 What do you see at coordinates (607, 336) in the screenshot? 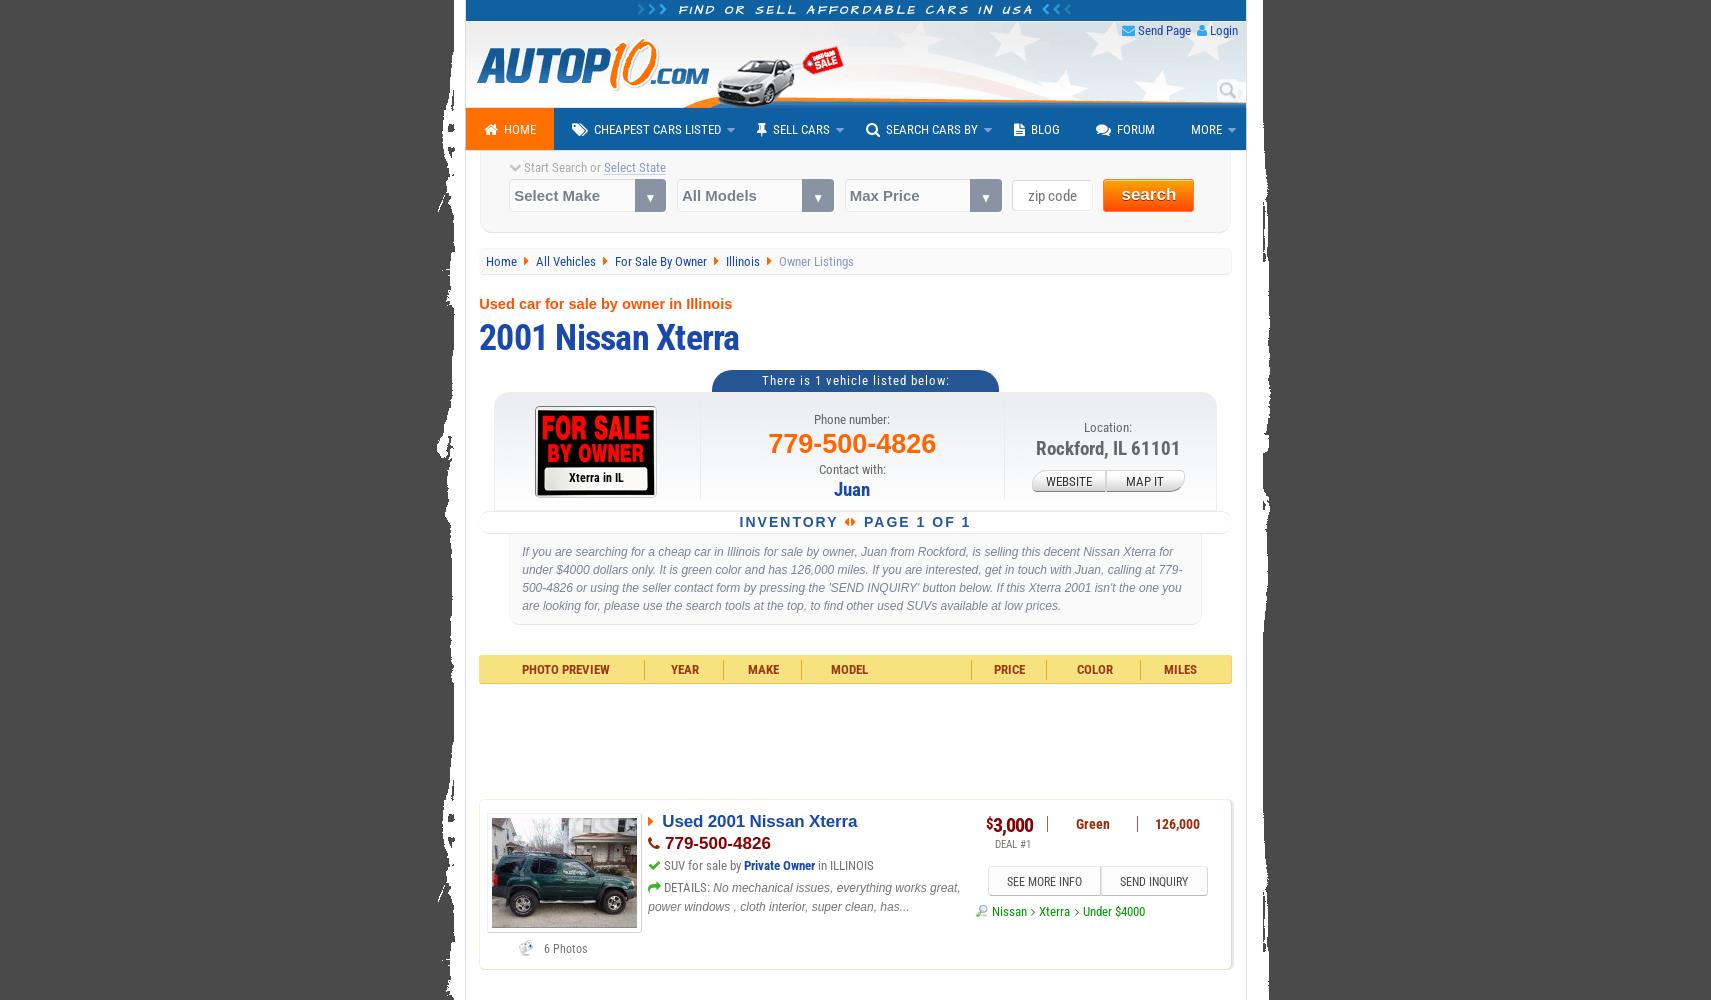
I see `'2001 Nissan Xterra'` at bounding box center [607, 336].